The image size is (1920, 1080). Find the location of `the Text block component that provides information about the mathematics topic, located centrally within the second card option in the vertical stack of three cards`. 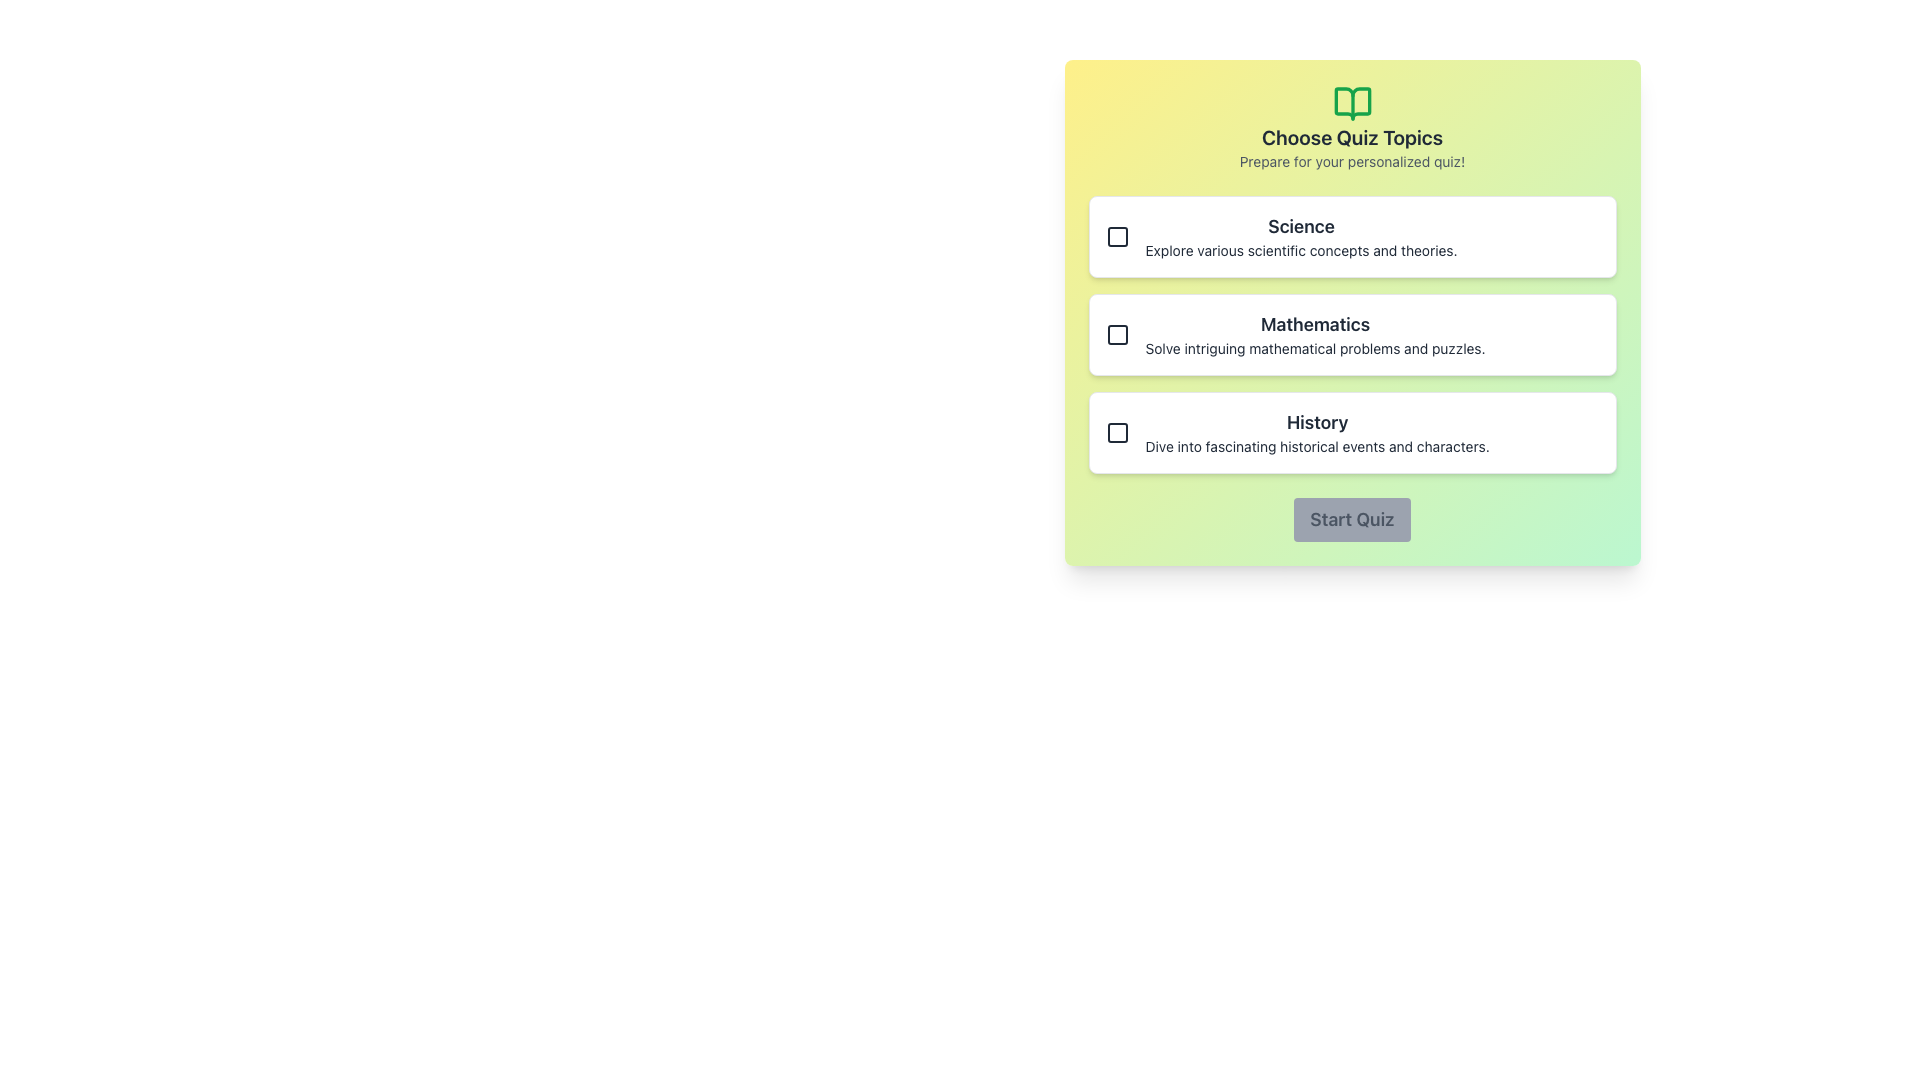

the Text block component that provides information about the mathematics topic, located centrally within the second card option in the vertical stack of three cards is located at coordinates (1315, 334).